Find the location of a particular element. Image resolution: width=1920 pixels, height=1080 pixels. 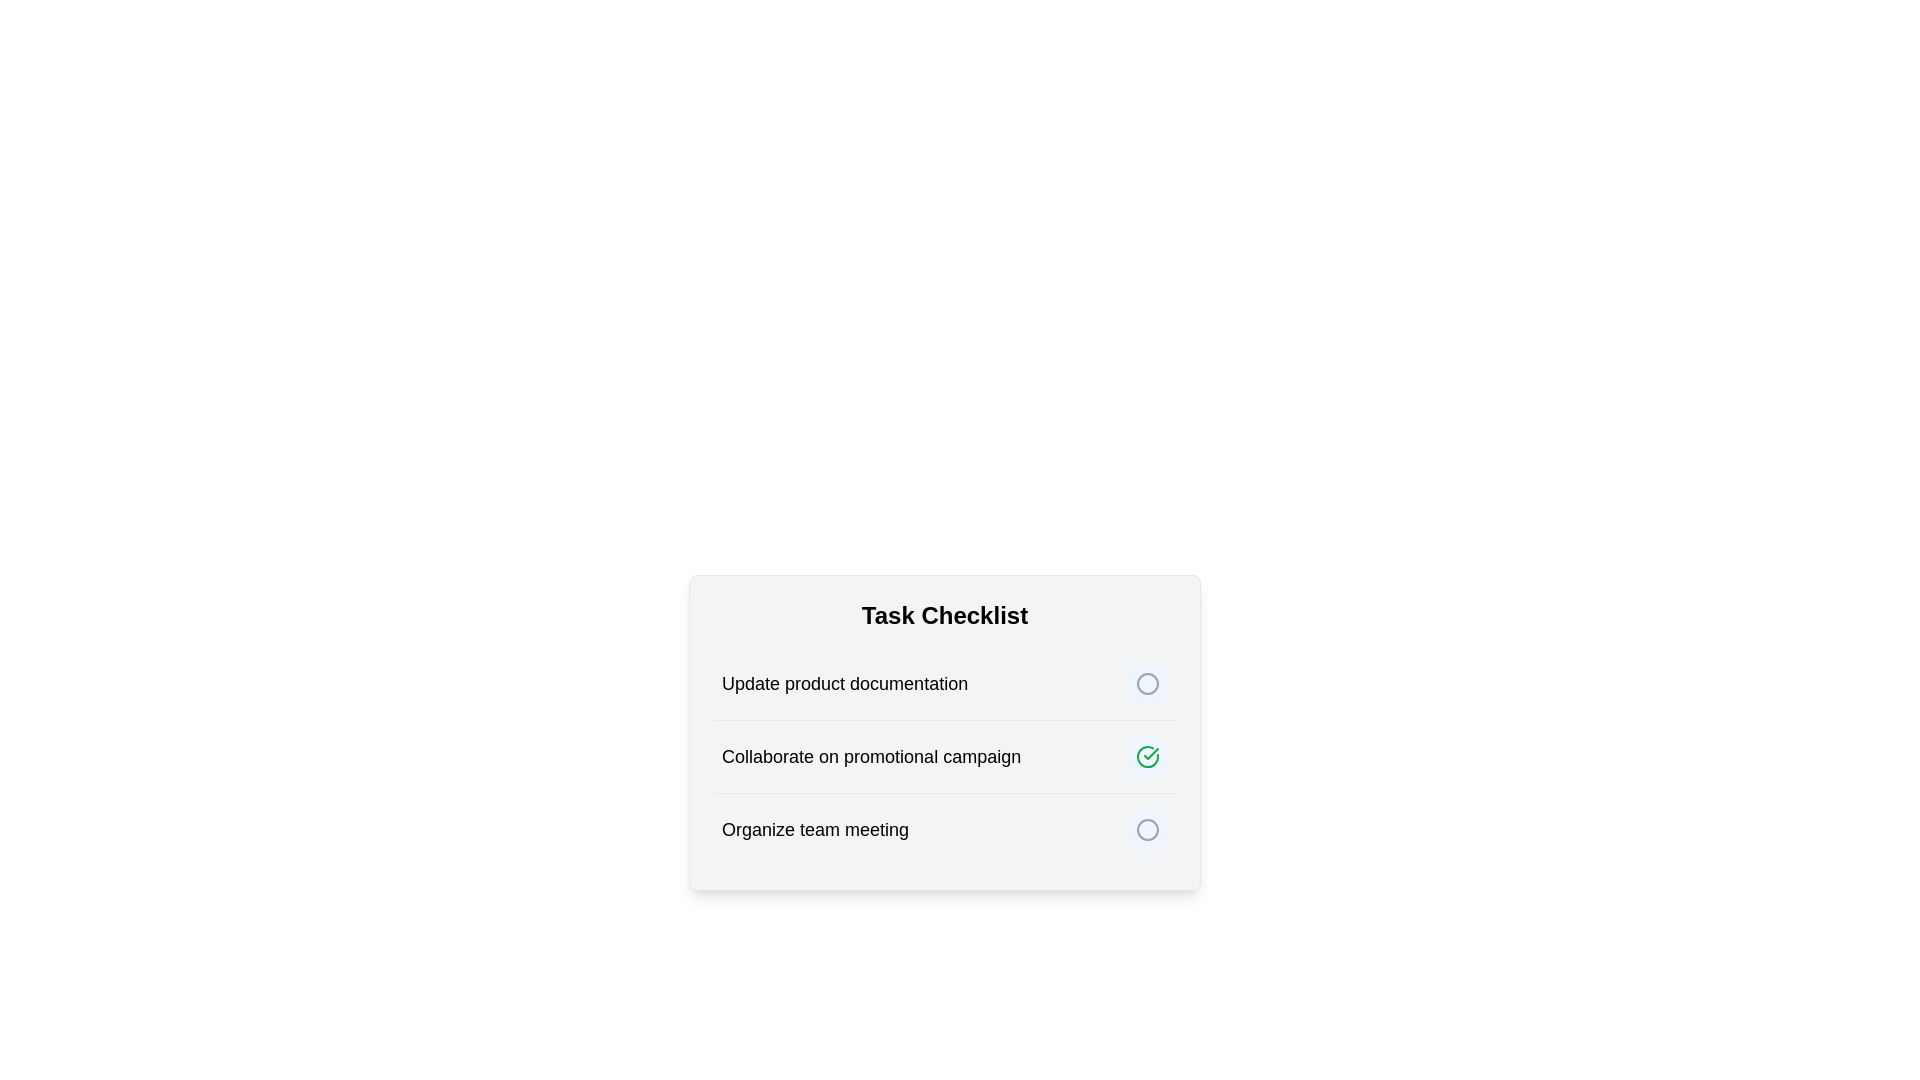

the circular SVG element, which resembles a checkbox, located at the bottom right corner of the checklist card next to the text 'Organize team meeting' is located at coordinates (1147, 829).